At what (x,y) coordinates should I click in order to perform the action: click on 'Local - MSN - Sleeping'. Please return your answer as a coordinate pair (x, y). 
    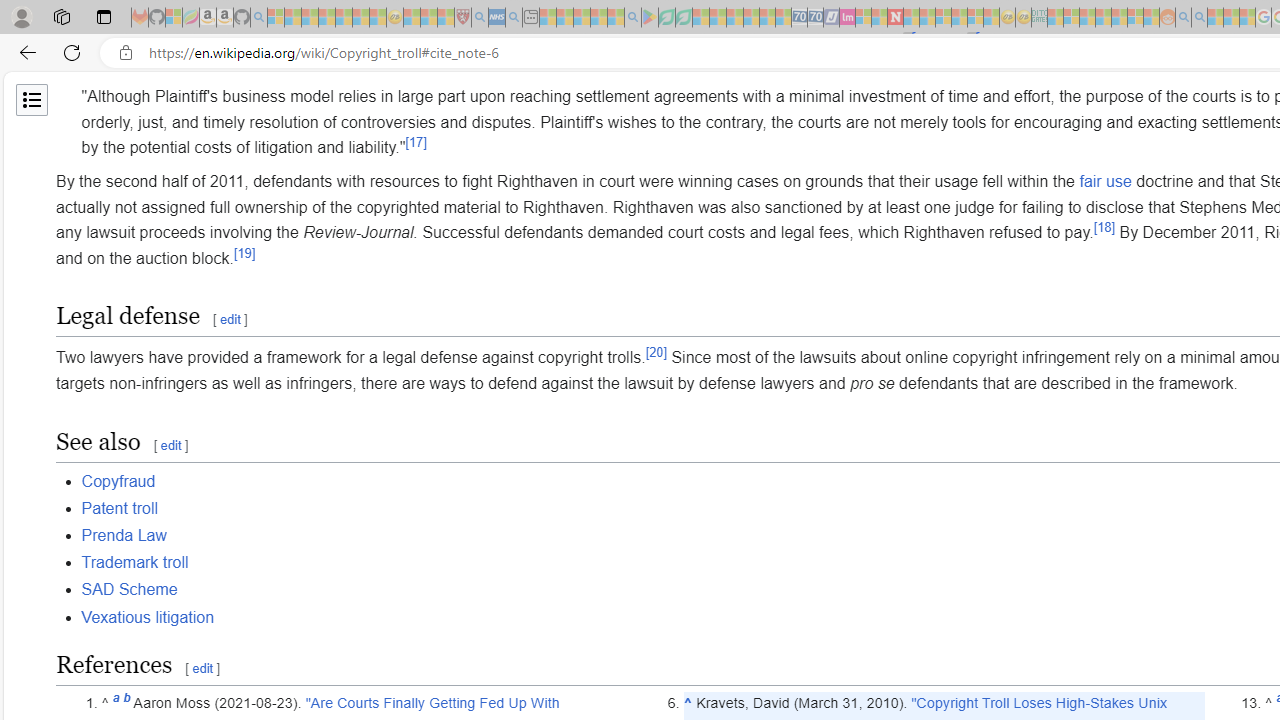
    Looking at the image, I should click on (445, 17).